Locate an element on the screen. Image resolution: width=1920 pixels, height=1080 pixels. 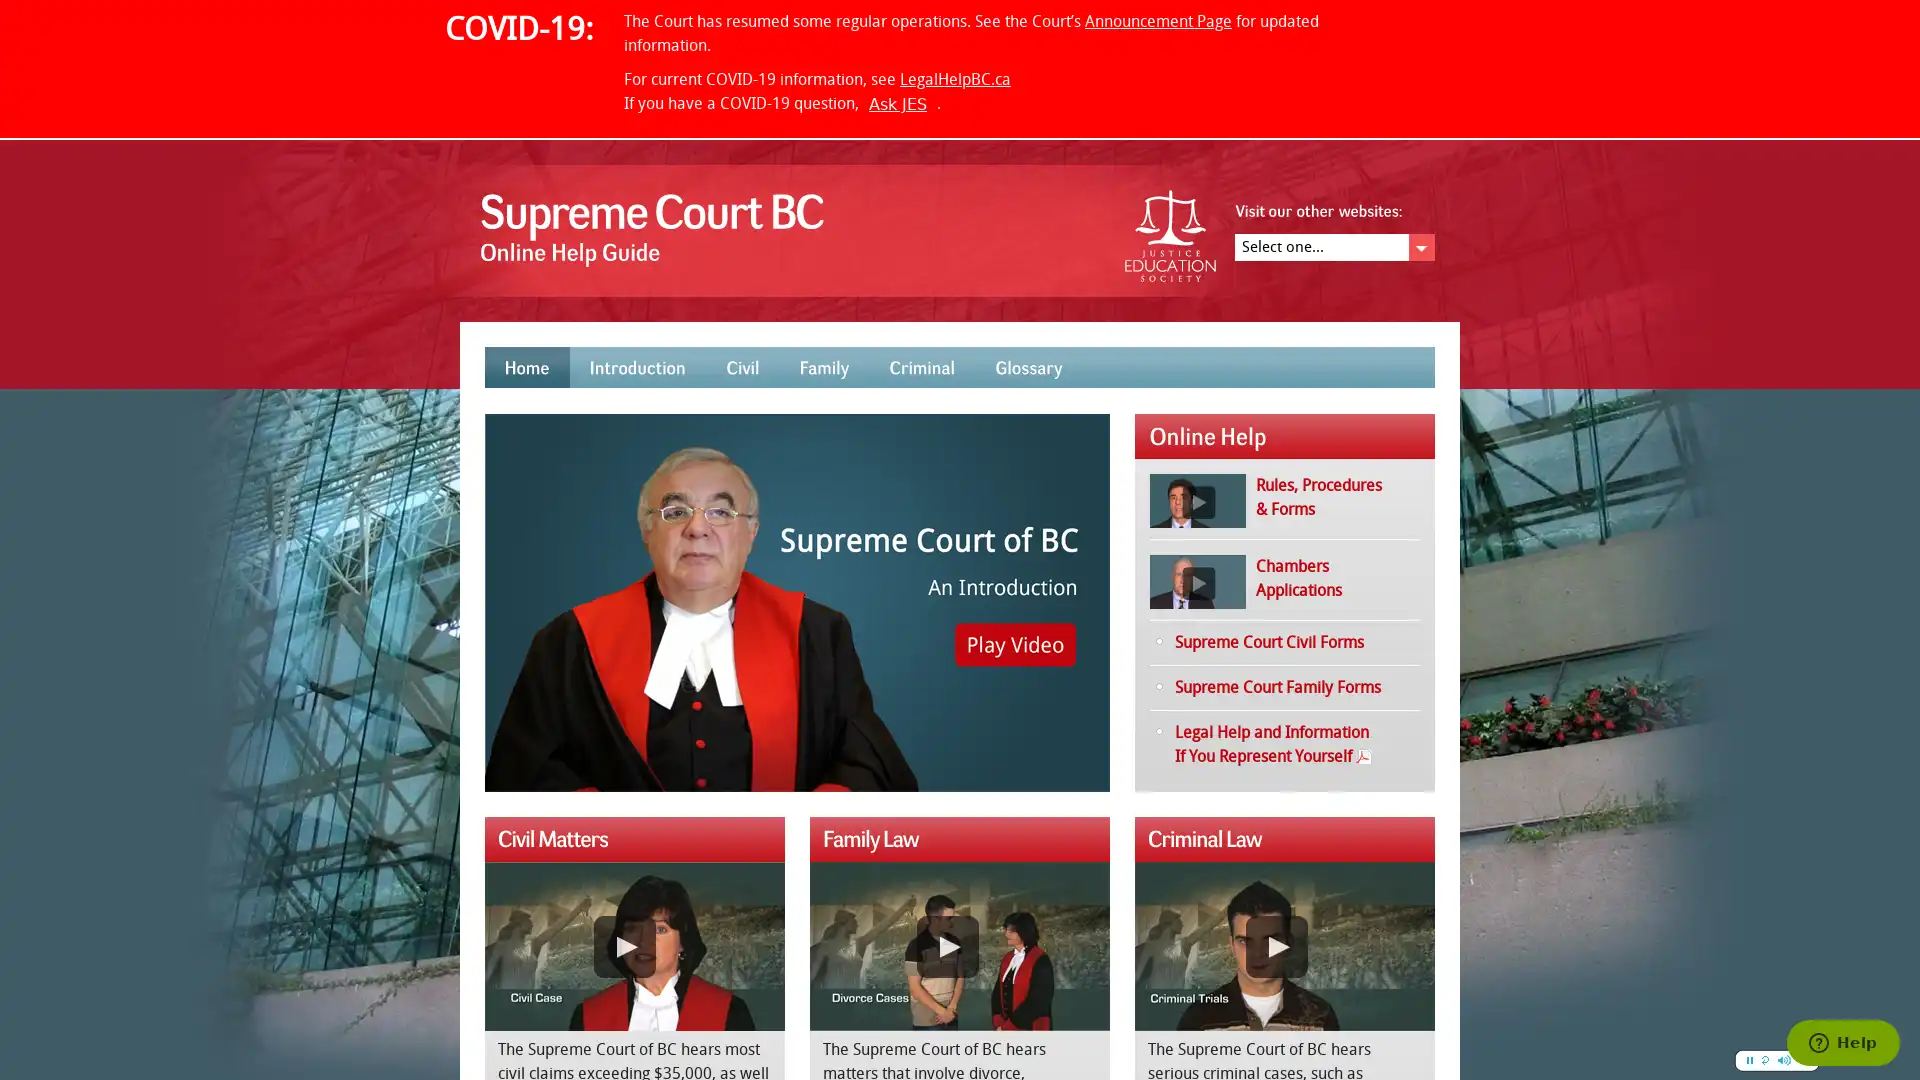
Ask JES is located at coordinates (896, 104).